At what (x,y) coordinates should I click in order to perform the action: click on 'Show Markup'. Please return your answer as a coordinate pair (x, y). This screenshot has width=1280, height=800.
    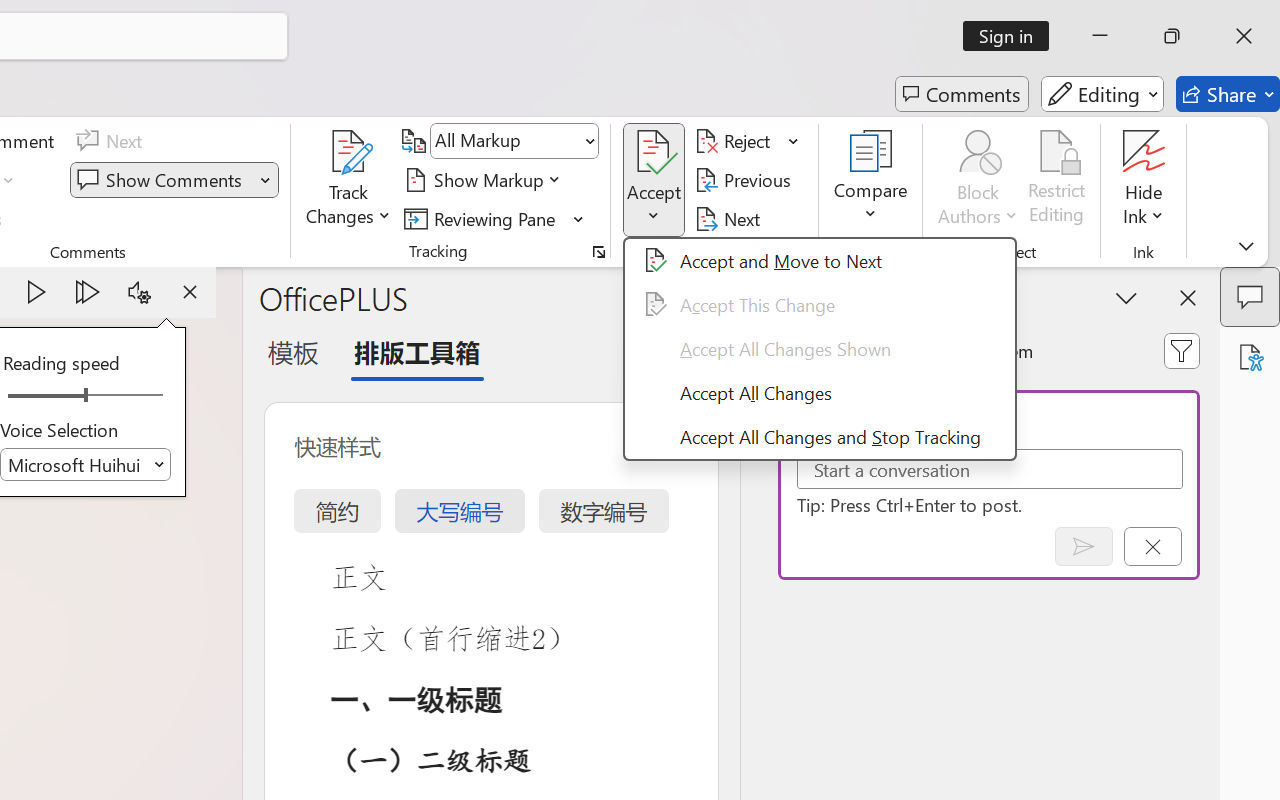
    Looking at the image, I should click on (485, 179).